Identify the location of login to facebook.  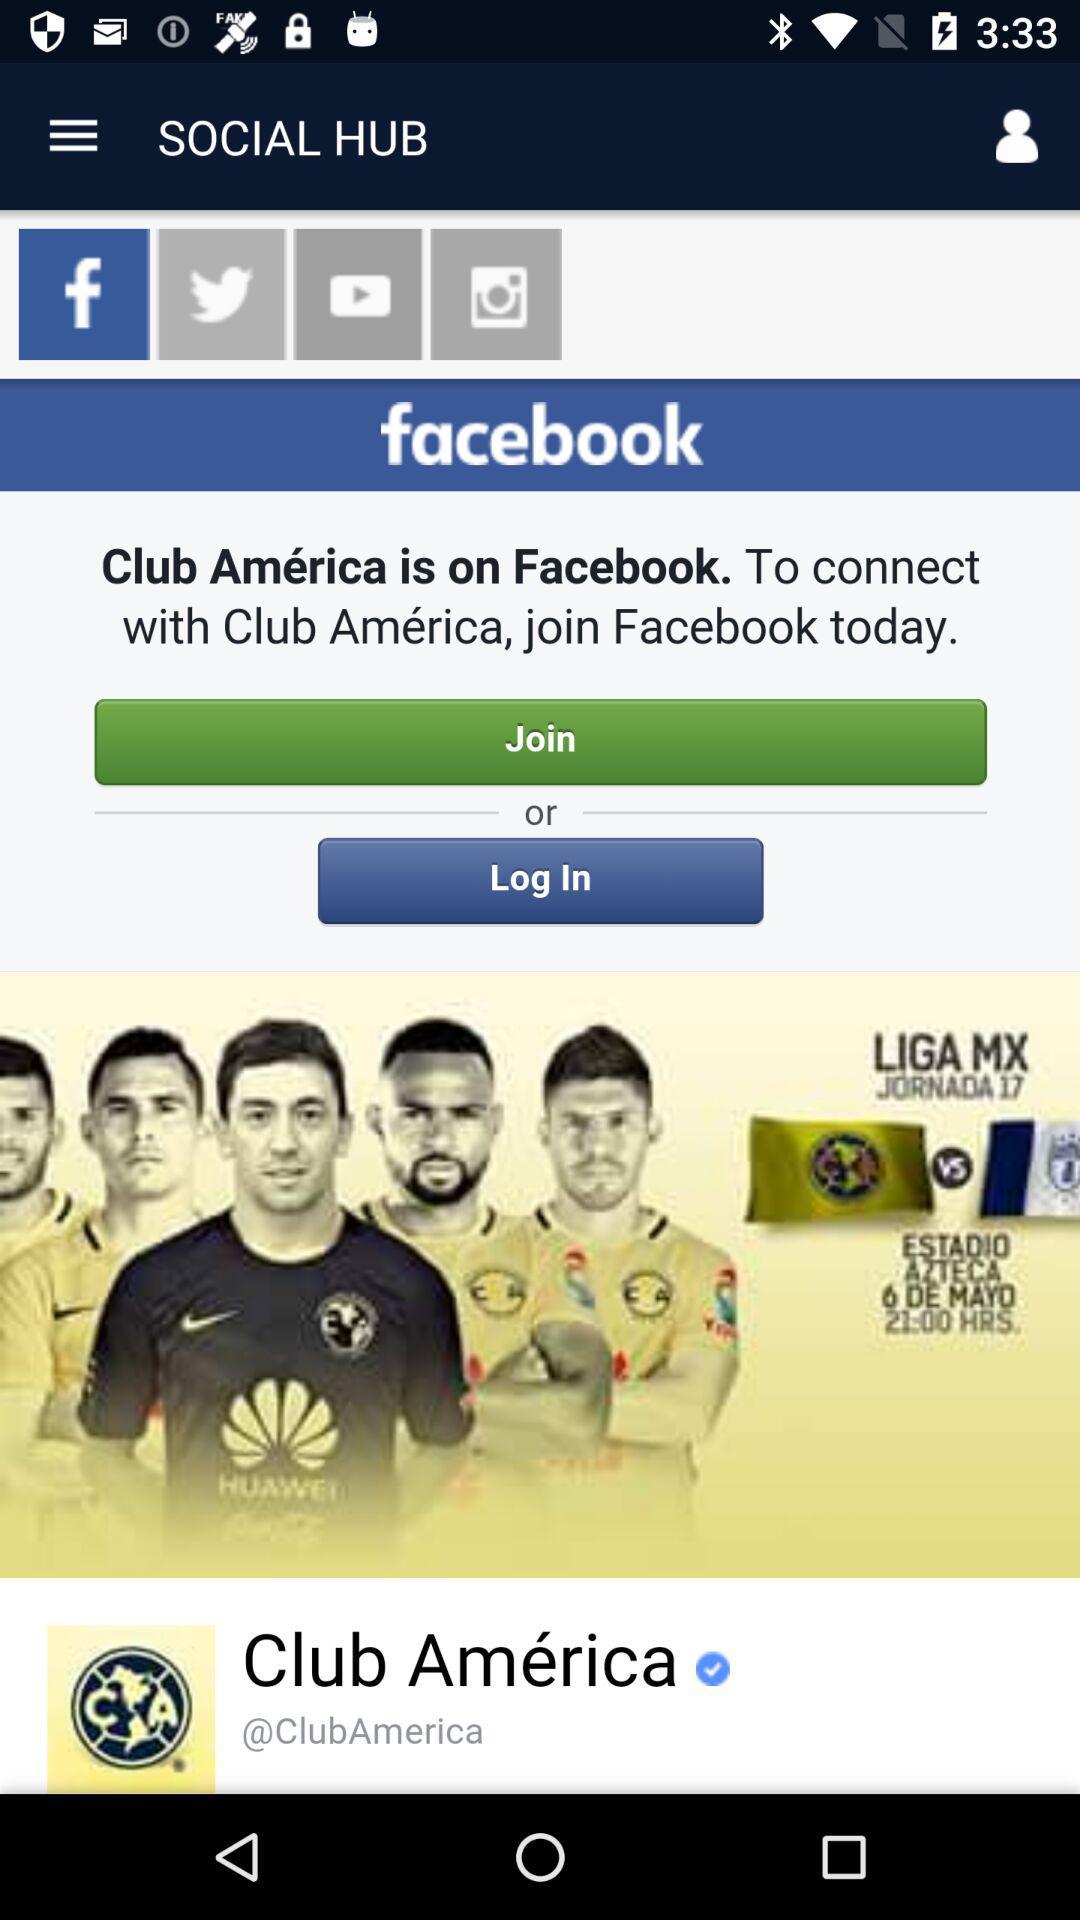
(540, 1085).